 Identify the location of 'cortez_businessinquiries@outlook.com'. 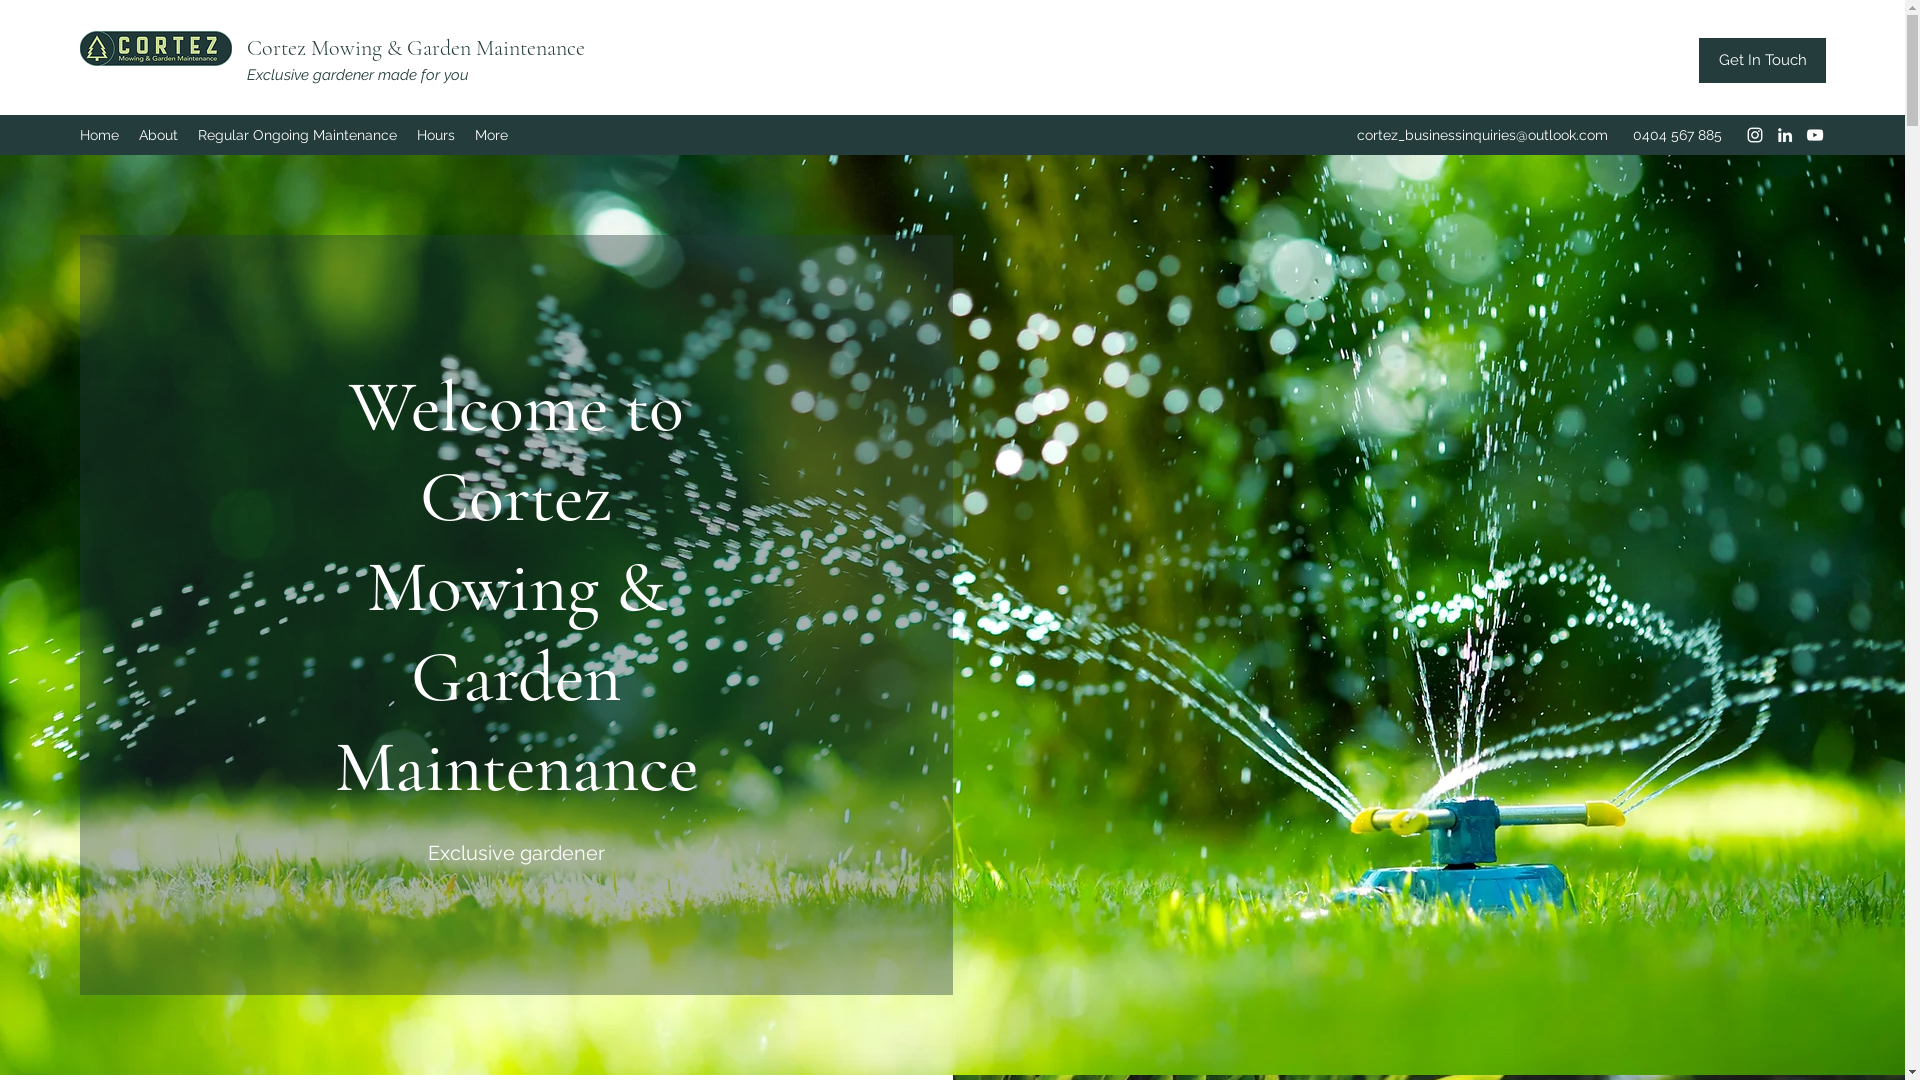
(1482, 135).